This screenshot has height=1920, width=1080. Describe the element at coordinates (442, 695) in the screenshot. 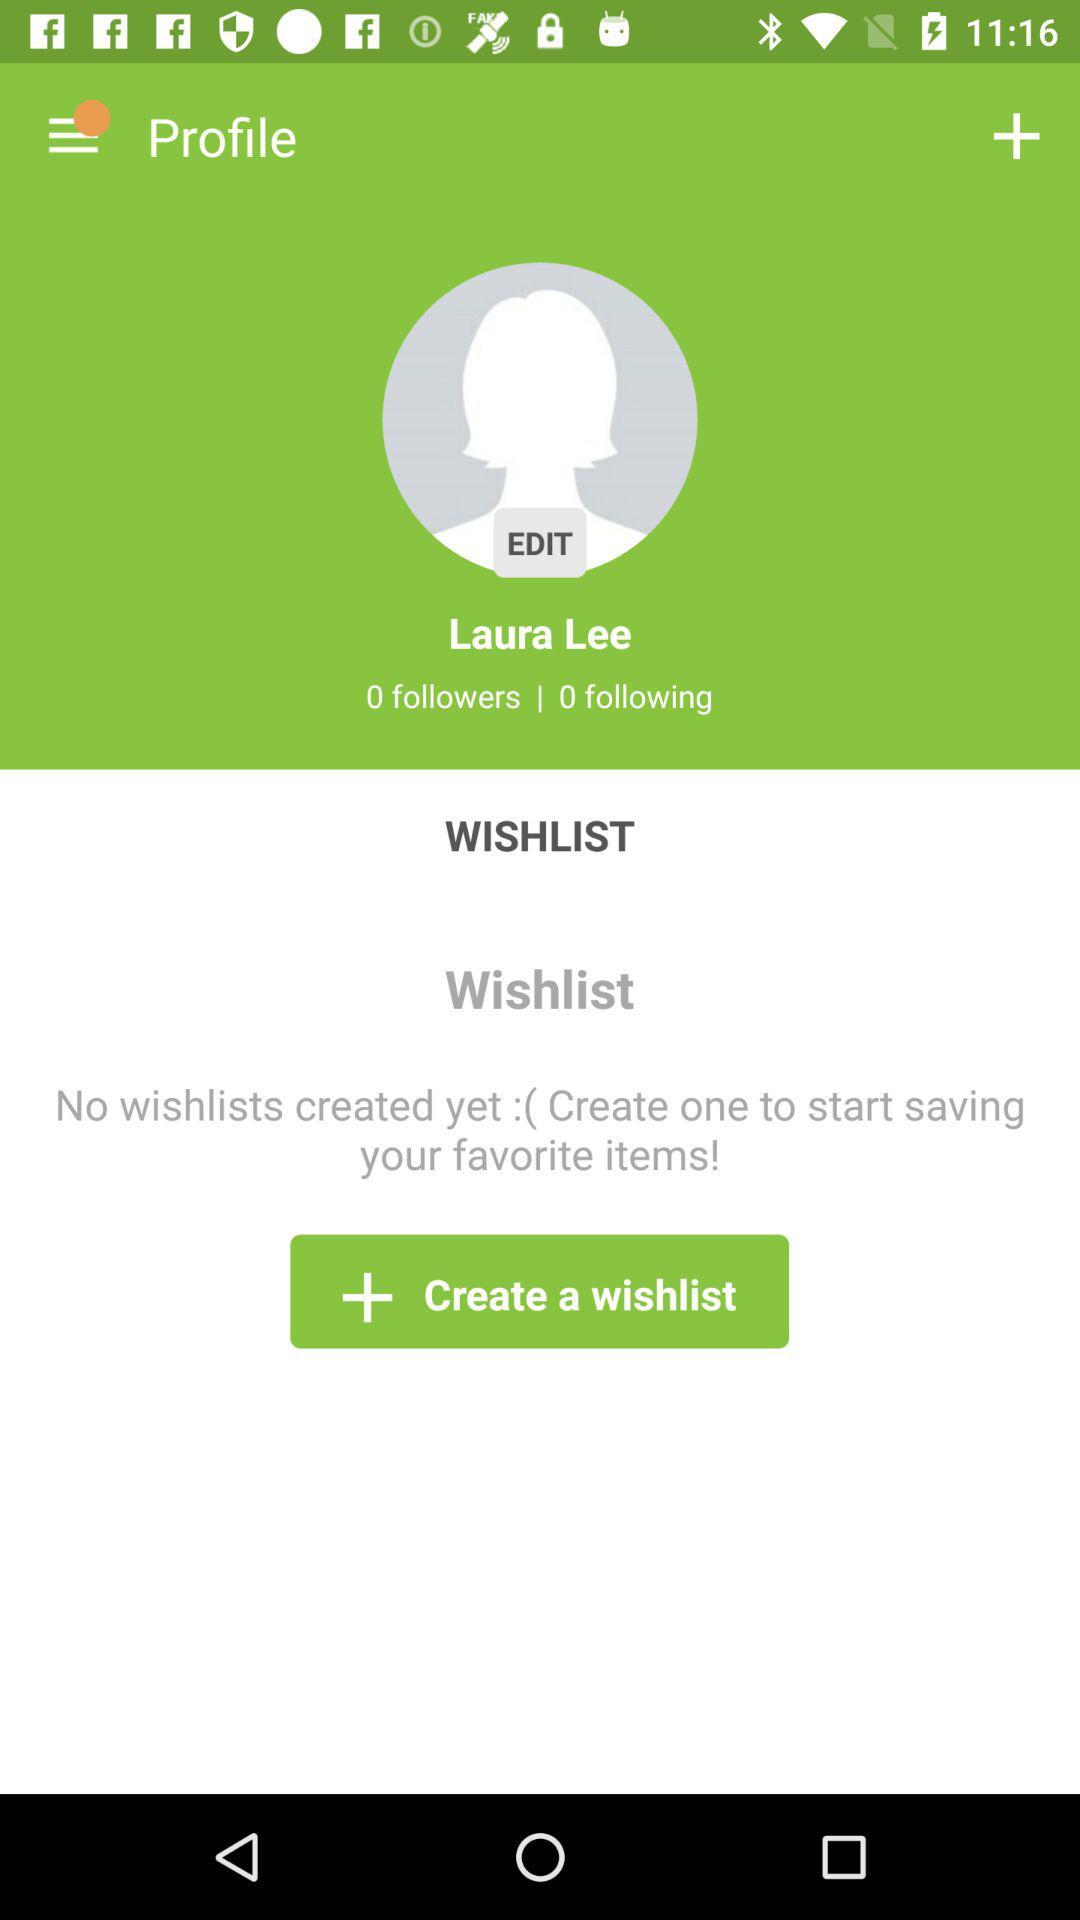

I see `the 0 followers` at that location.